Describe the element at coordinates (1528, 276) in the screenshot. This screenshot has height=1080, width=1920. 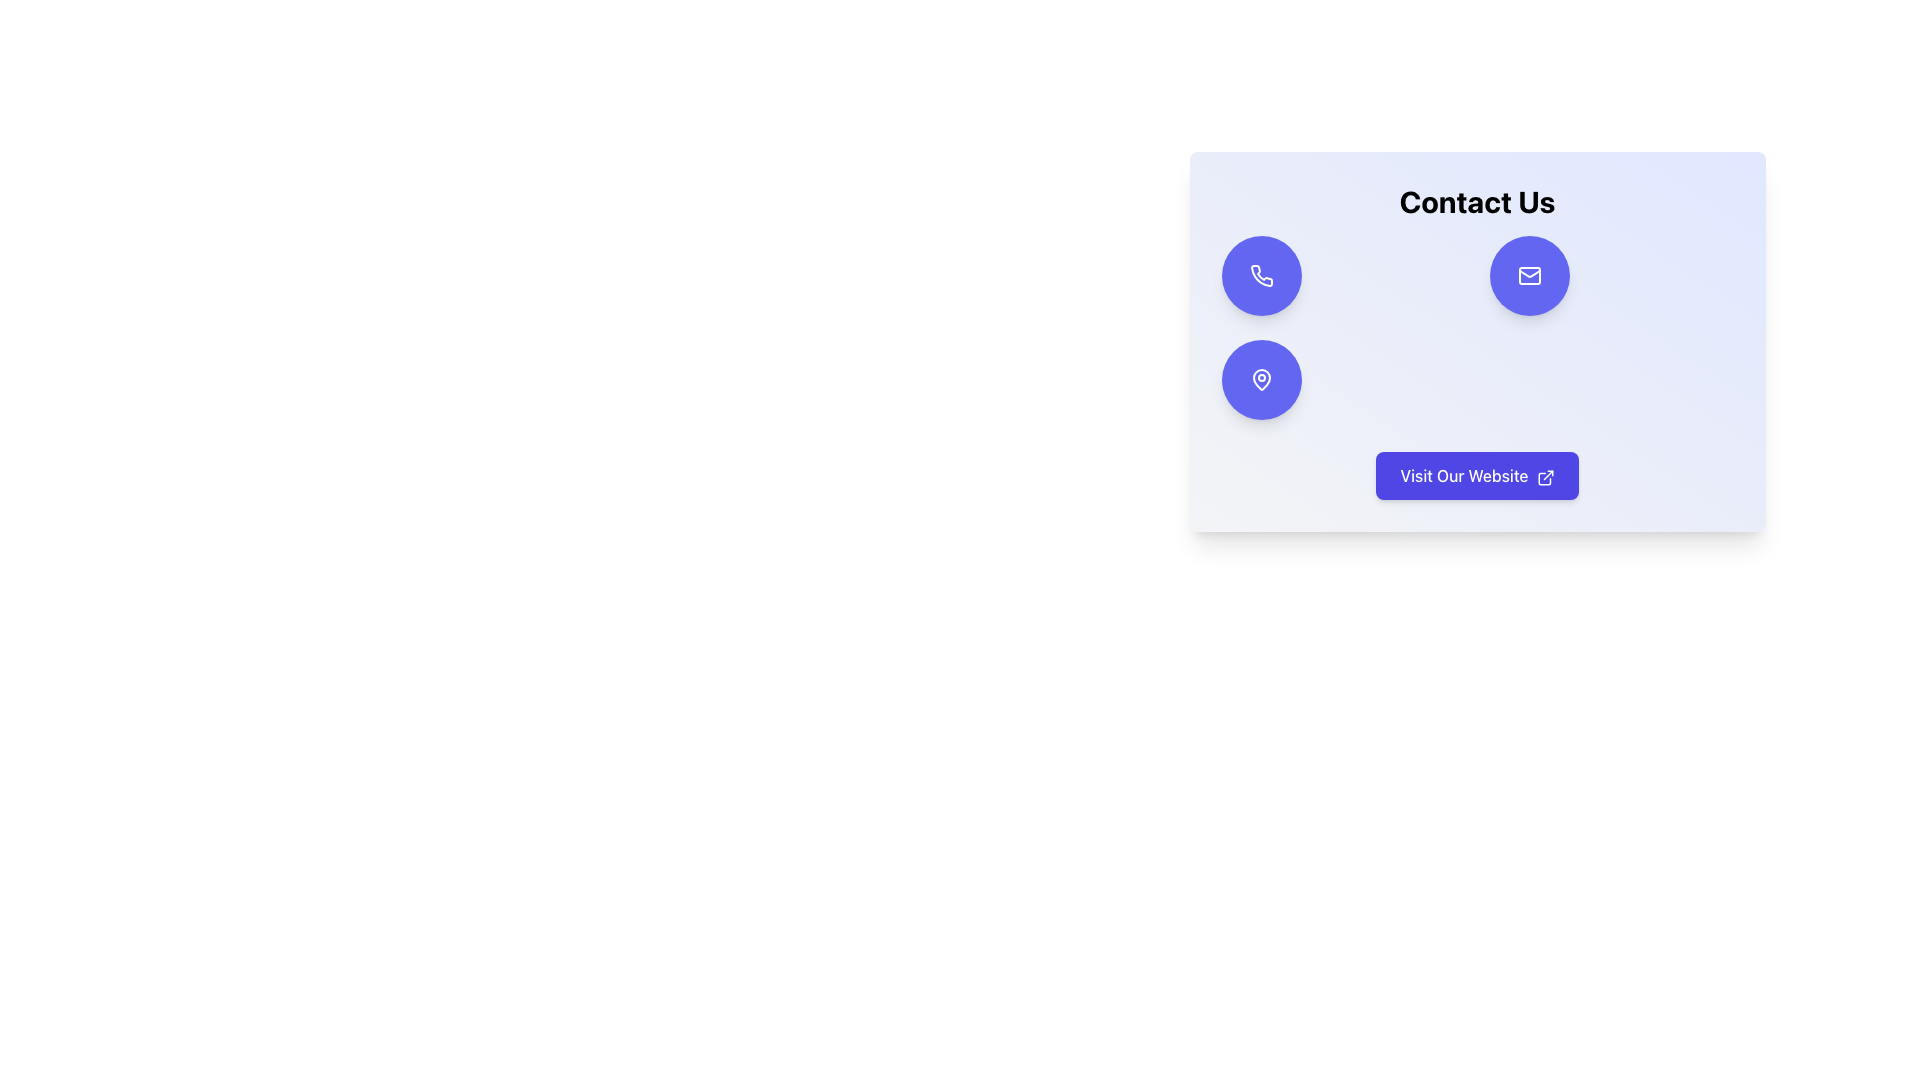
I see `the mail icon button, which is depicted as an envelope with a purple circular background` at that location.